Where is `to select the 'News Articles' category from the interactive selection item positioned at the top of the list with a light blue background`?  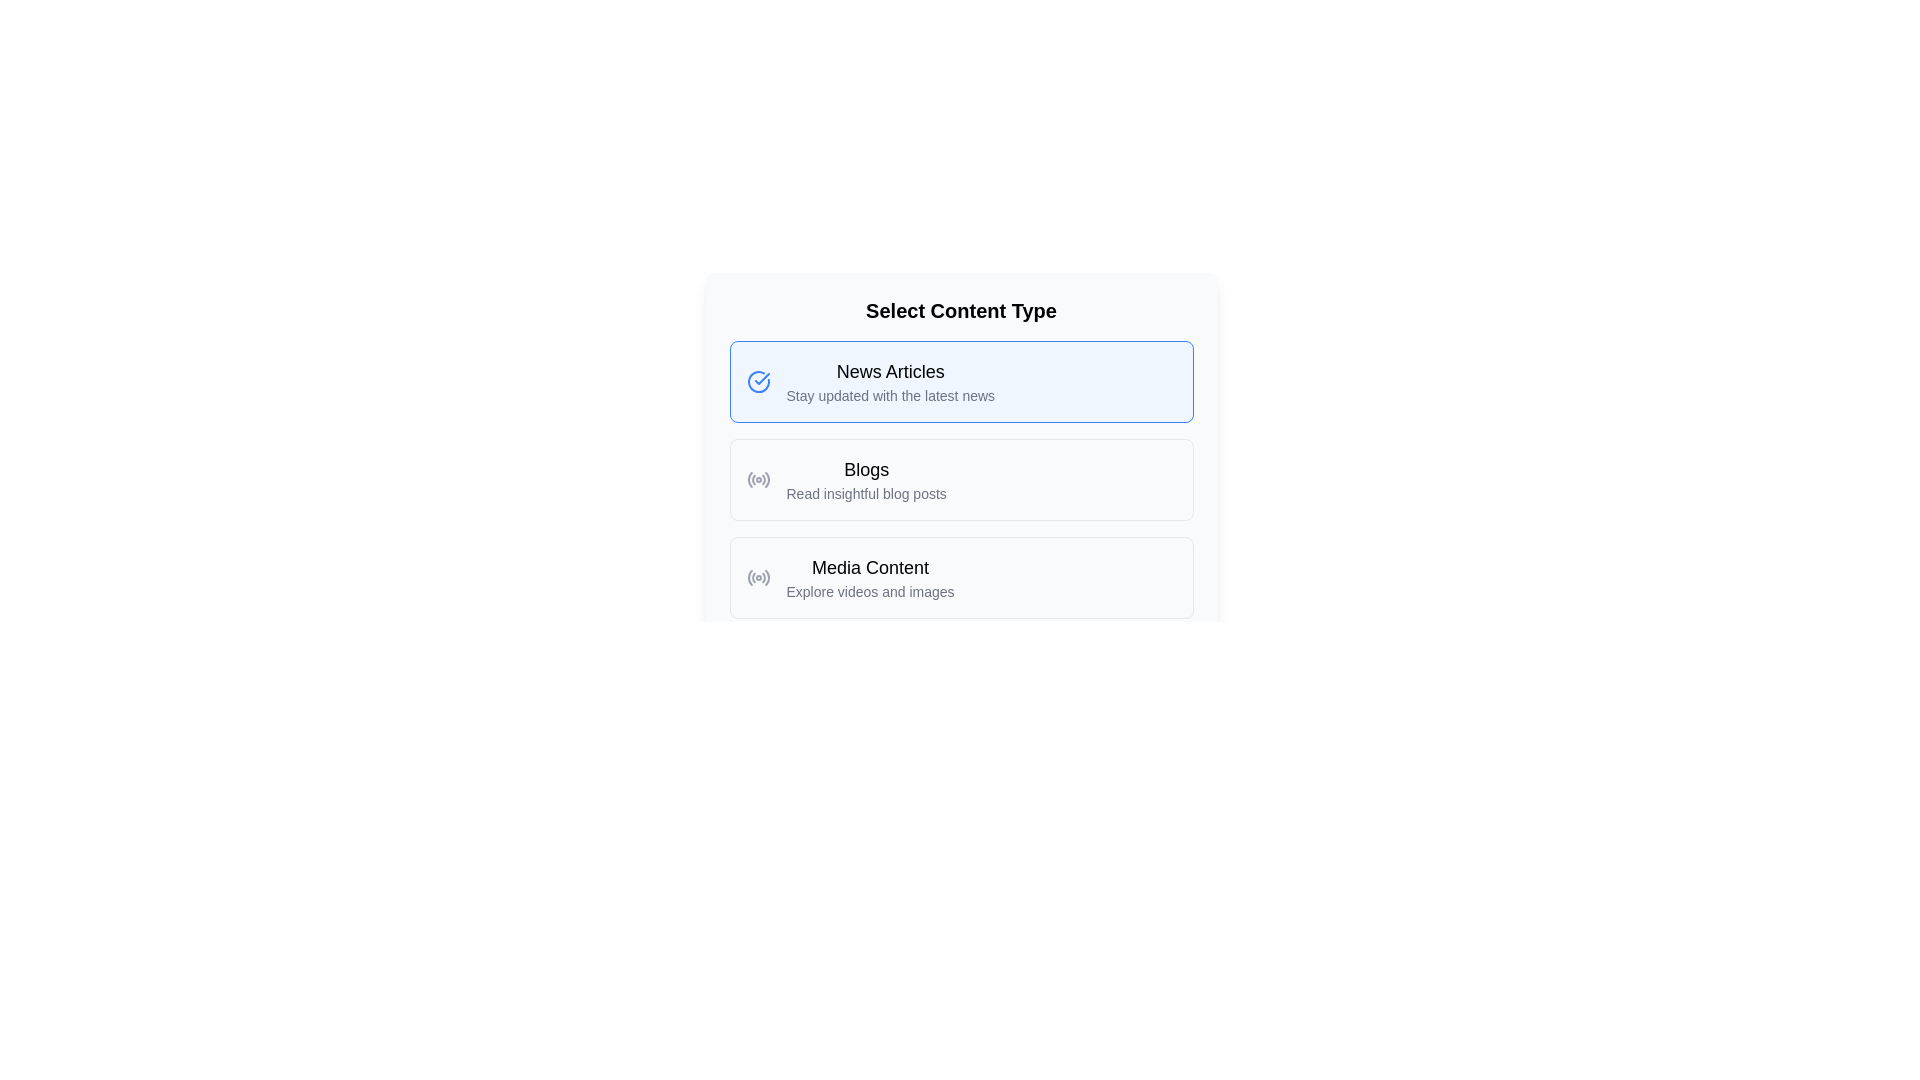
to select the 'News Articles' category from the interactive selection item positioned at the top of the list with a light blue background is located at coordinates (870, 381).